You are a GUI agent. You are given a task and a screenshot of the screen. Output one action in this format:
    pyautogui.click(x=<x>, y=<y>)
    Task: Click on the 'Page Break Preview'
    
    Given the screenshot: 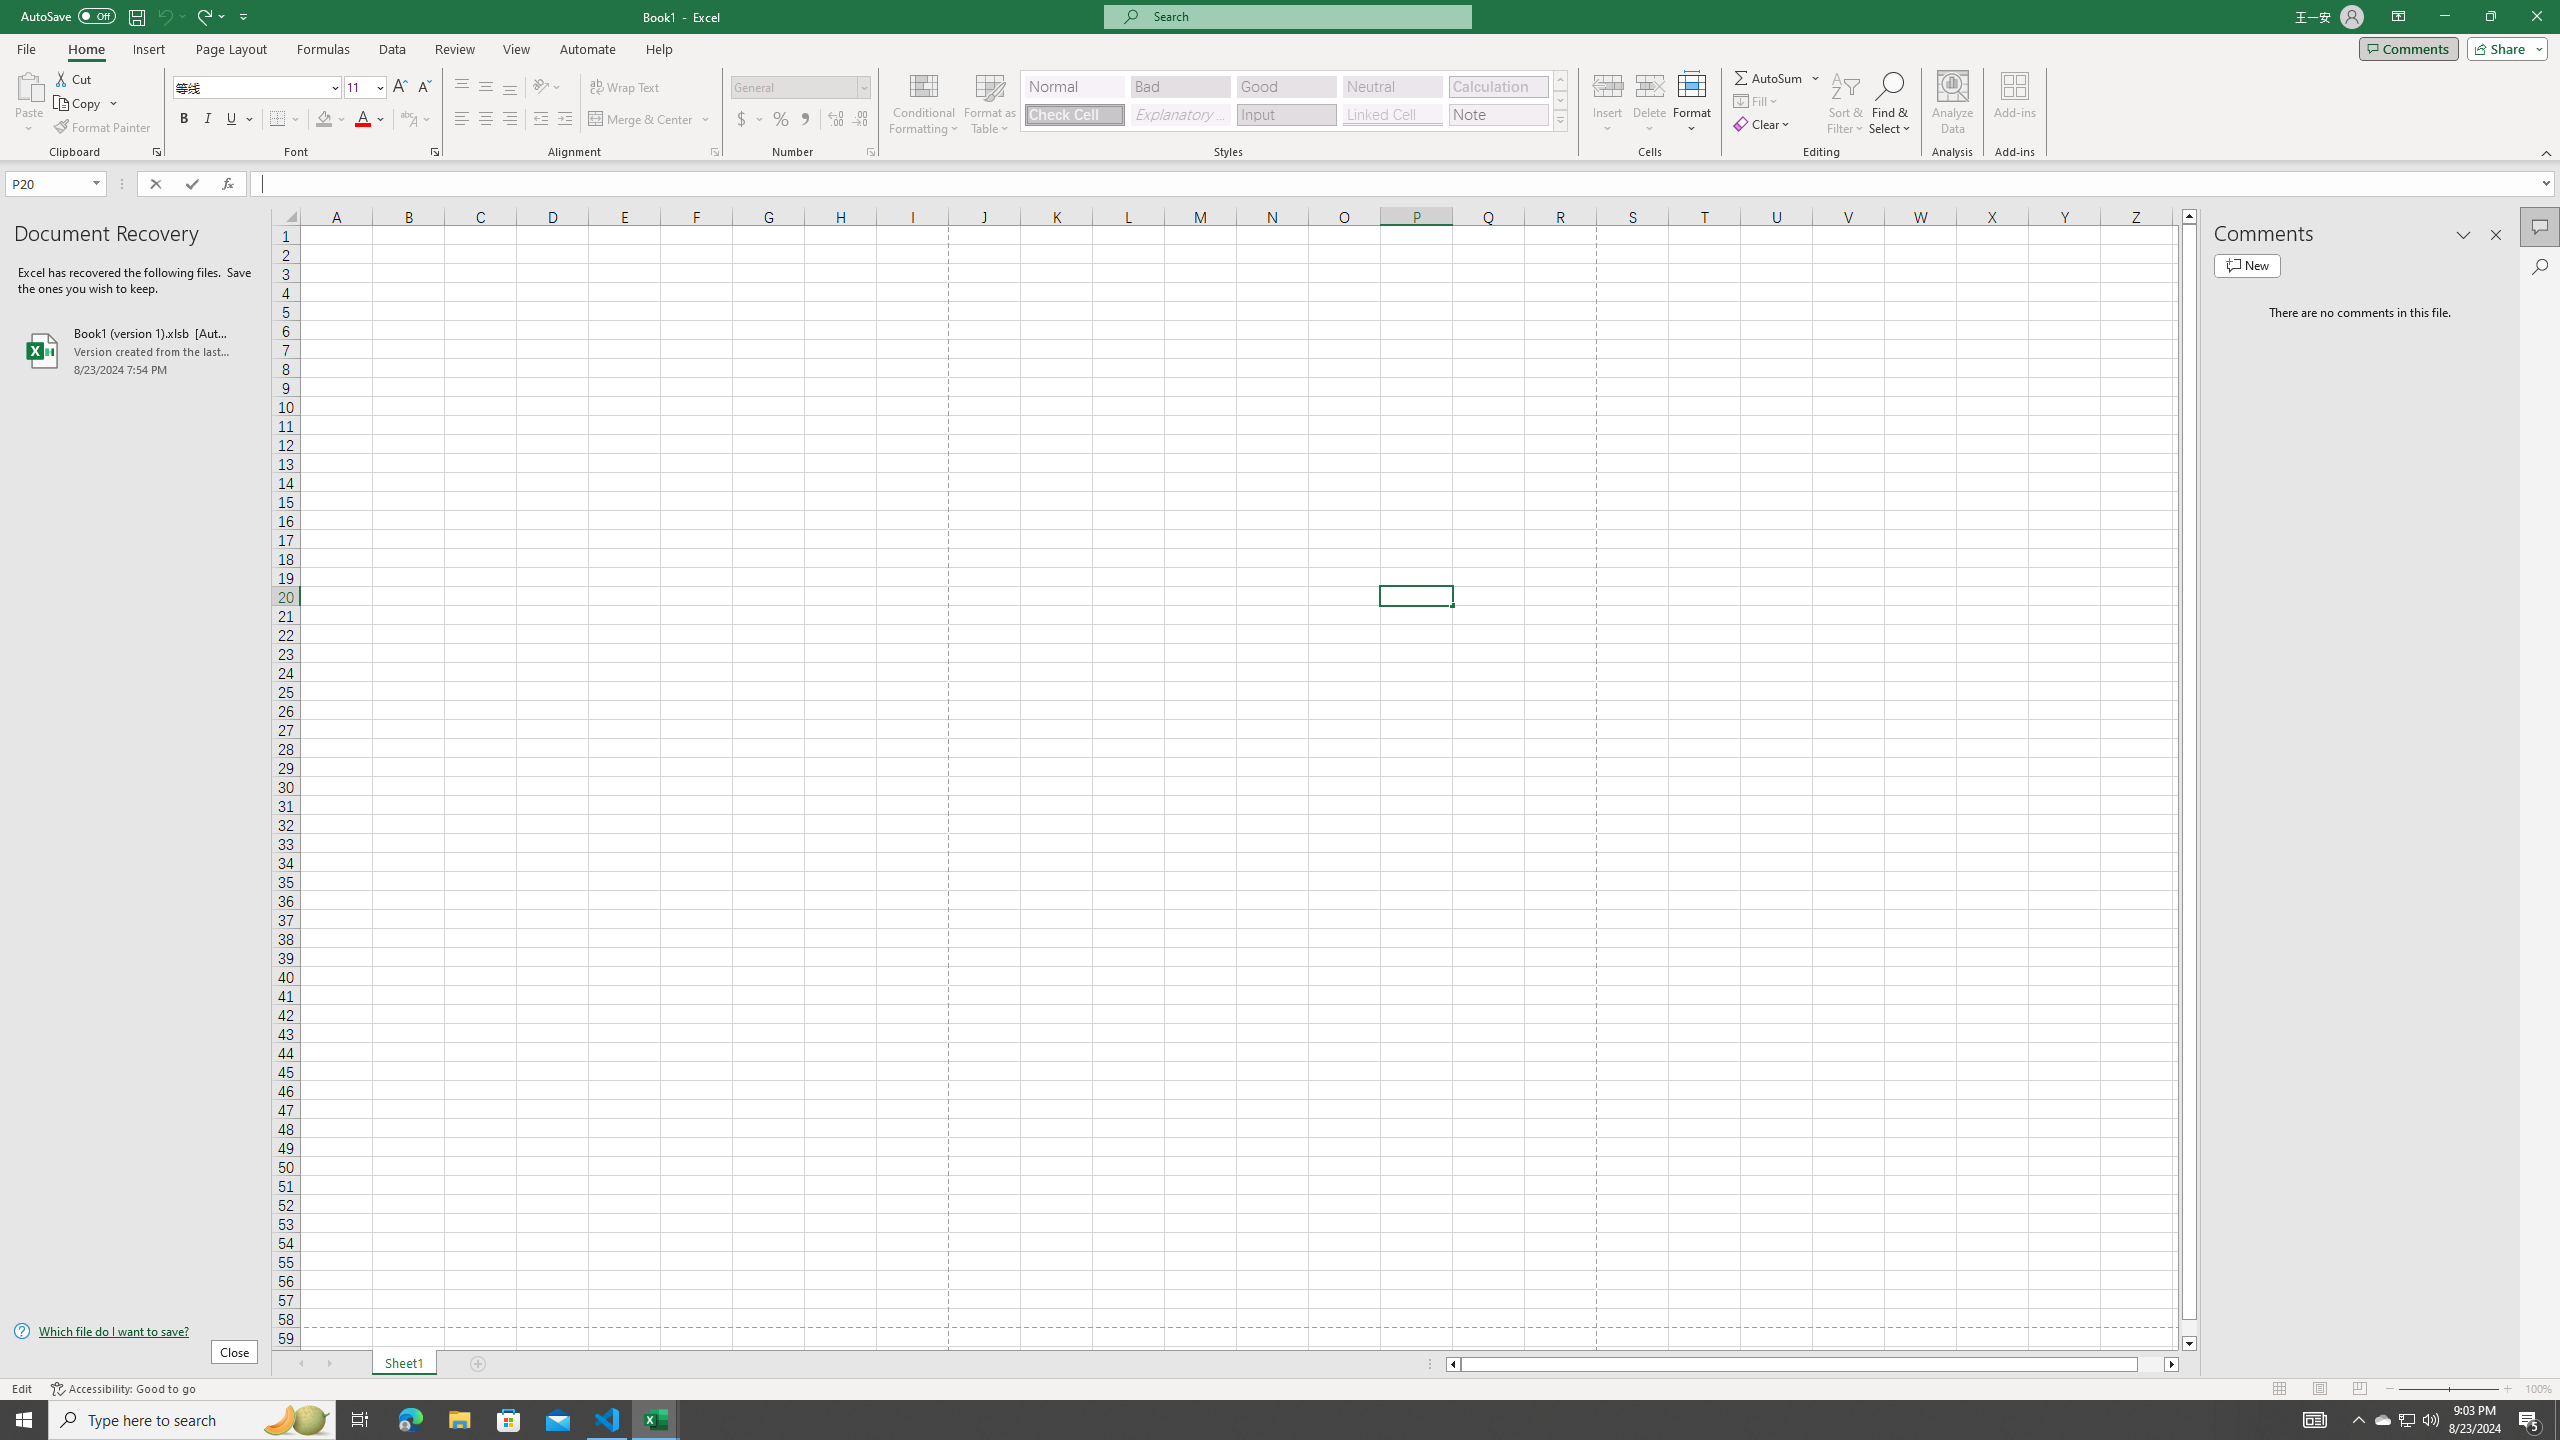 What is the action you would take?
    pyautogui.click(x=2360, y=1389)
    